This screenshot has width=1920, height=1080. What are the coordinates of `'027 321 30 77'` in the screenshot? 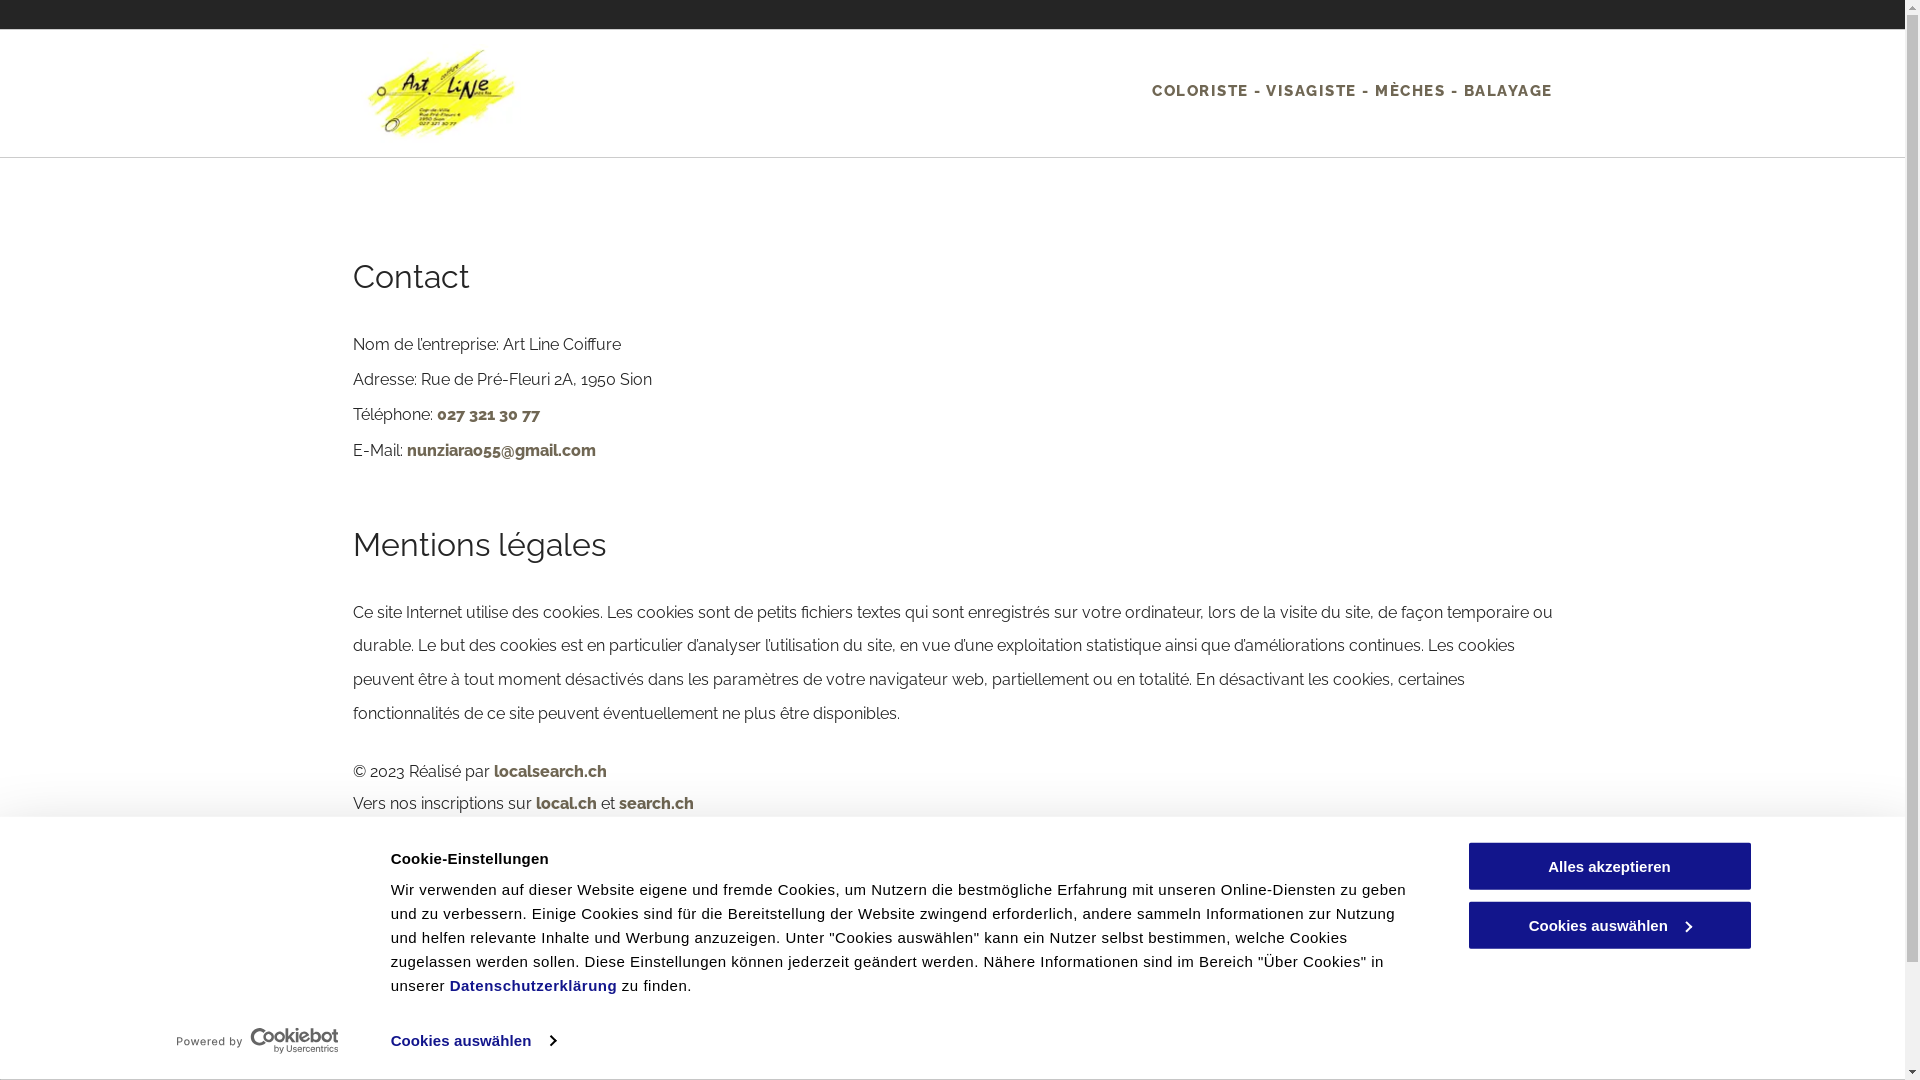 It's located at (696, 1018).